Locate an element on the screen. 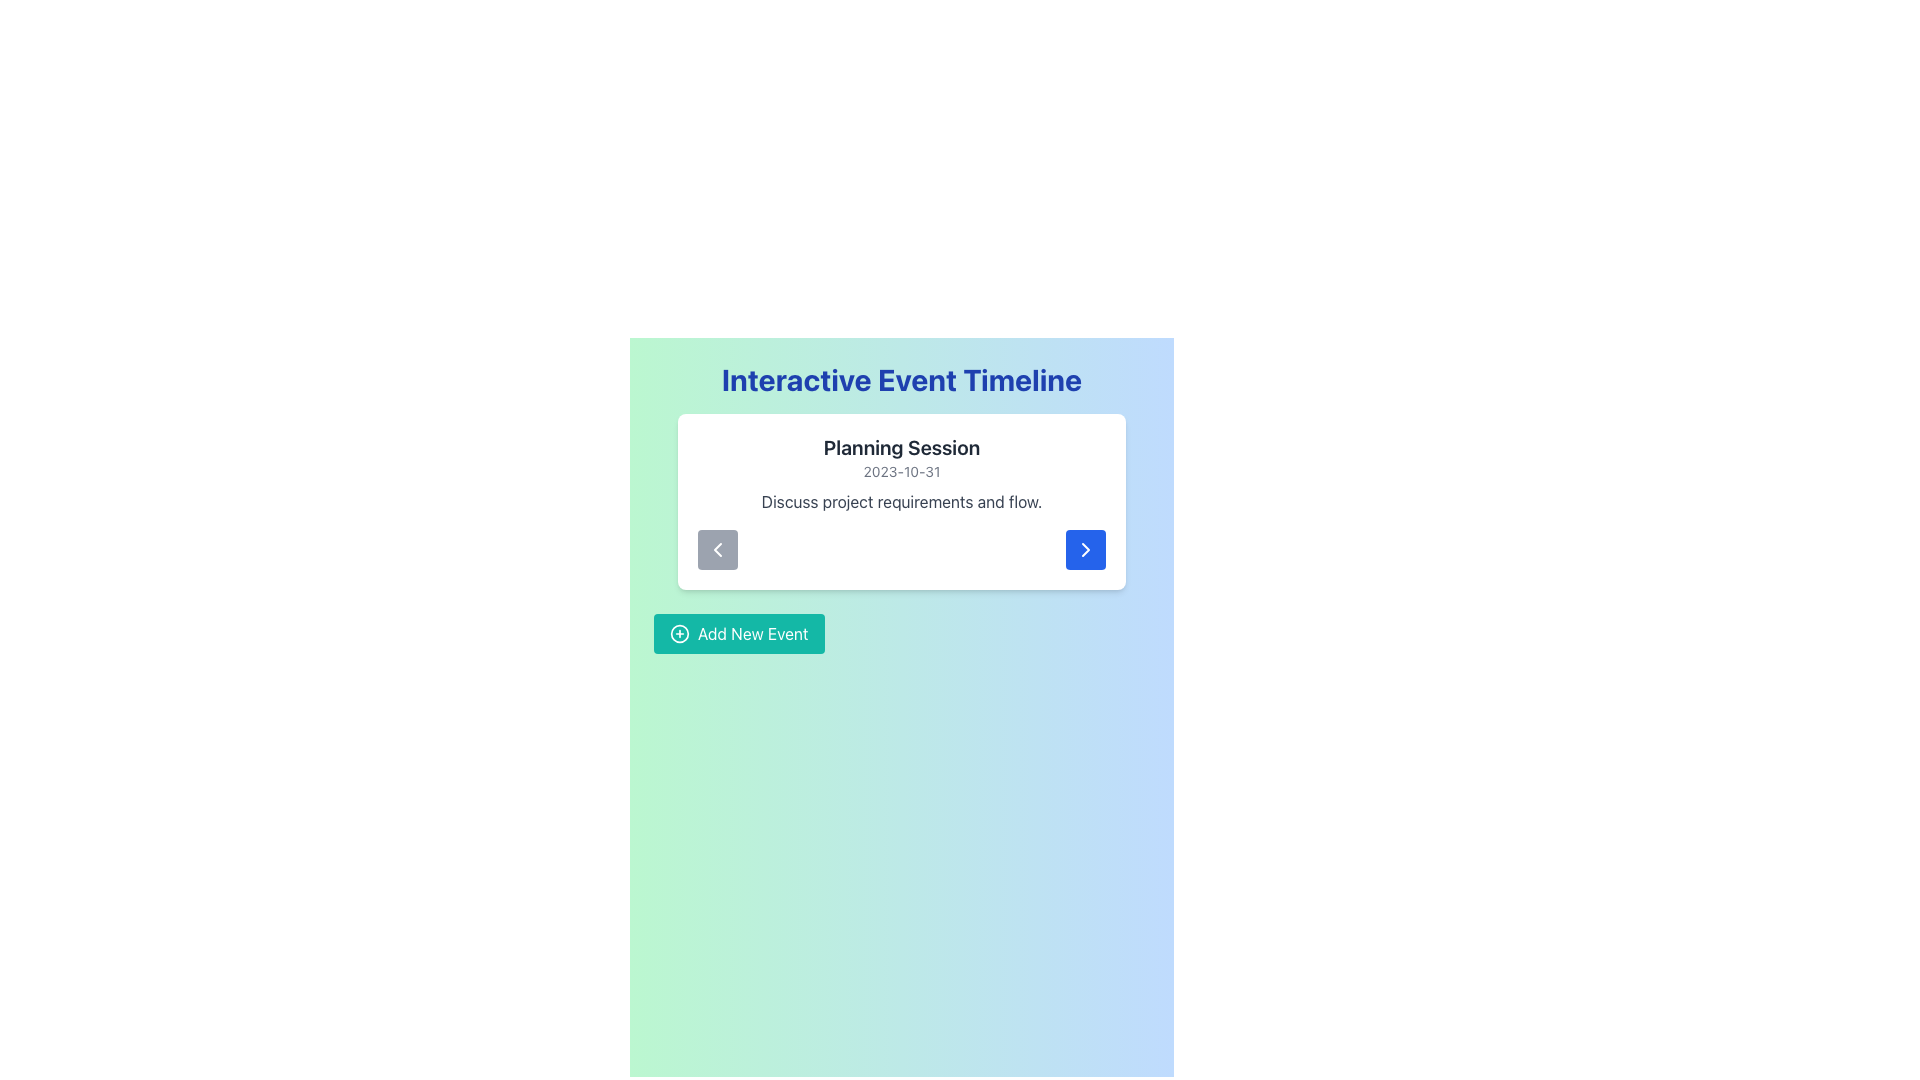 This screenshot has width=1920, height=1080. the button located to the left of the descriptive text within the event card component, which serves as a navigational control for cycling to the previous item in the sequence is located at coordinates (718, 550).